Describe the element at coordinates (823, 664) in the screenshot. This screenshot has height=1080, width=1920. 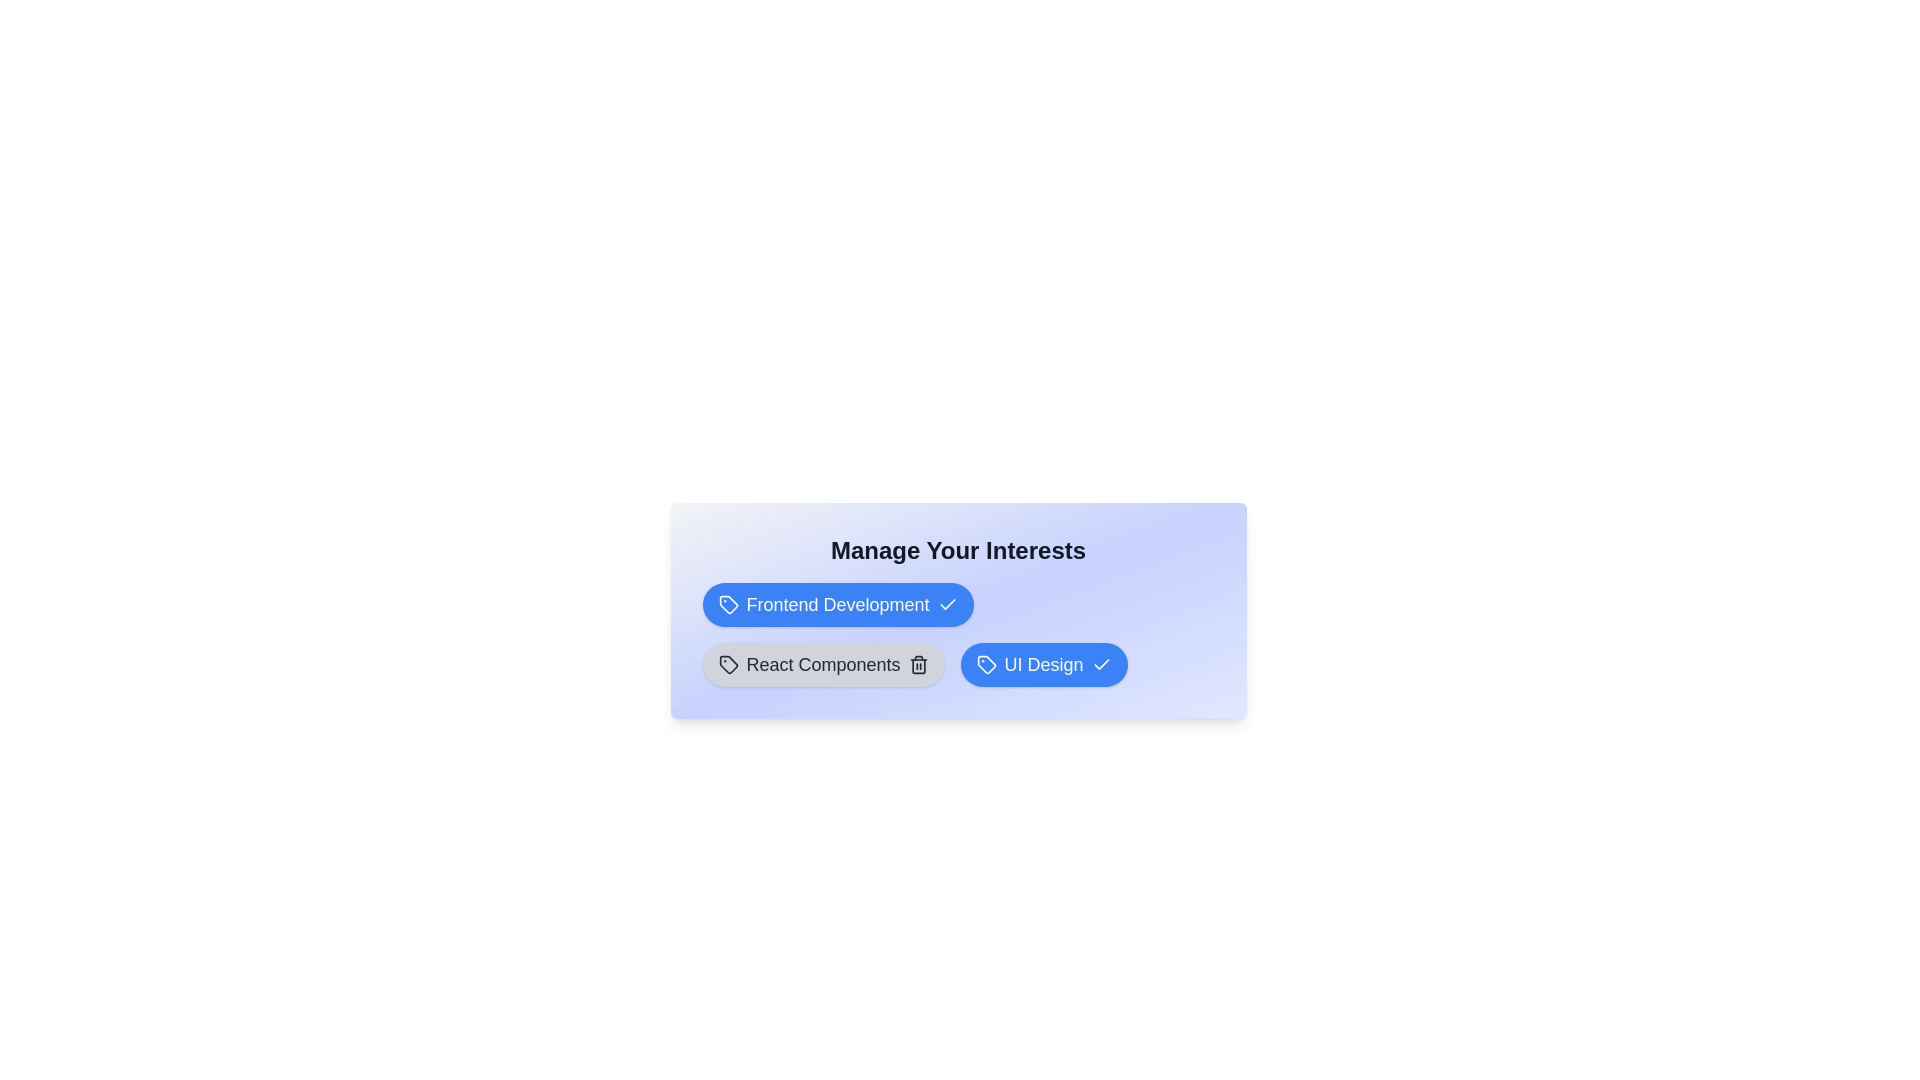
I see `the tag labeled 'React Components'` at that location.